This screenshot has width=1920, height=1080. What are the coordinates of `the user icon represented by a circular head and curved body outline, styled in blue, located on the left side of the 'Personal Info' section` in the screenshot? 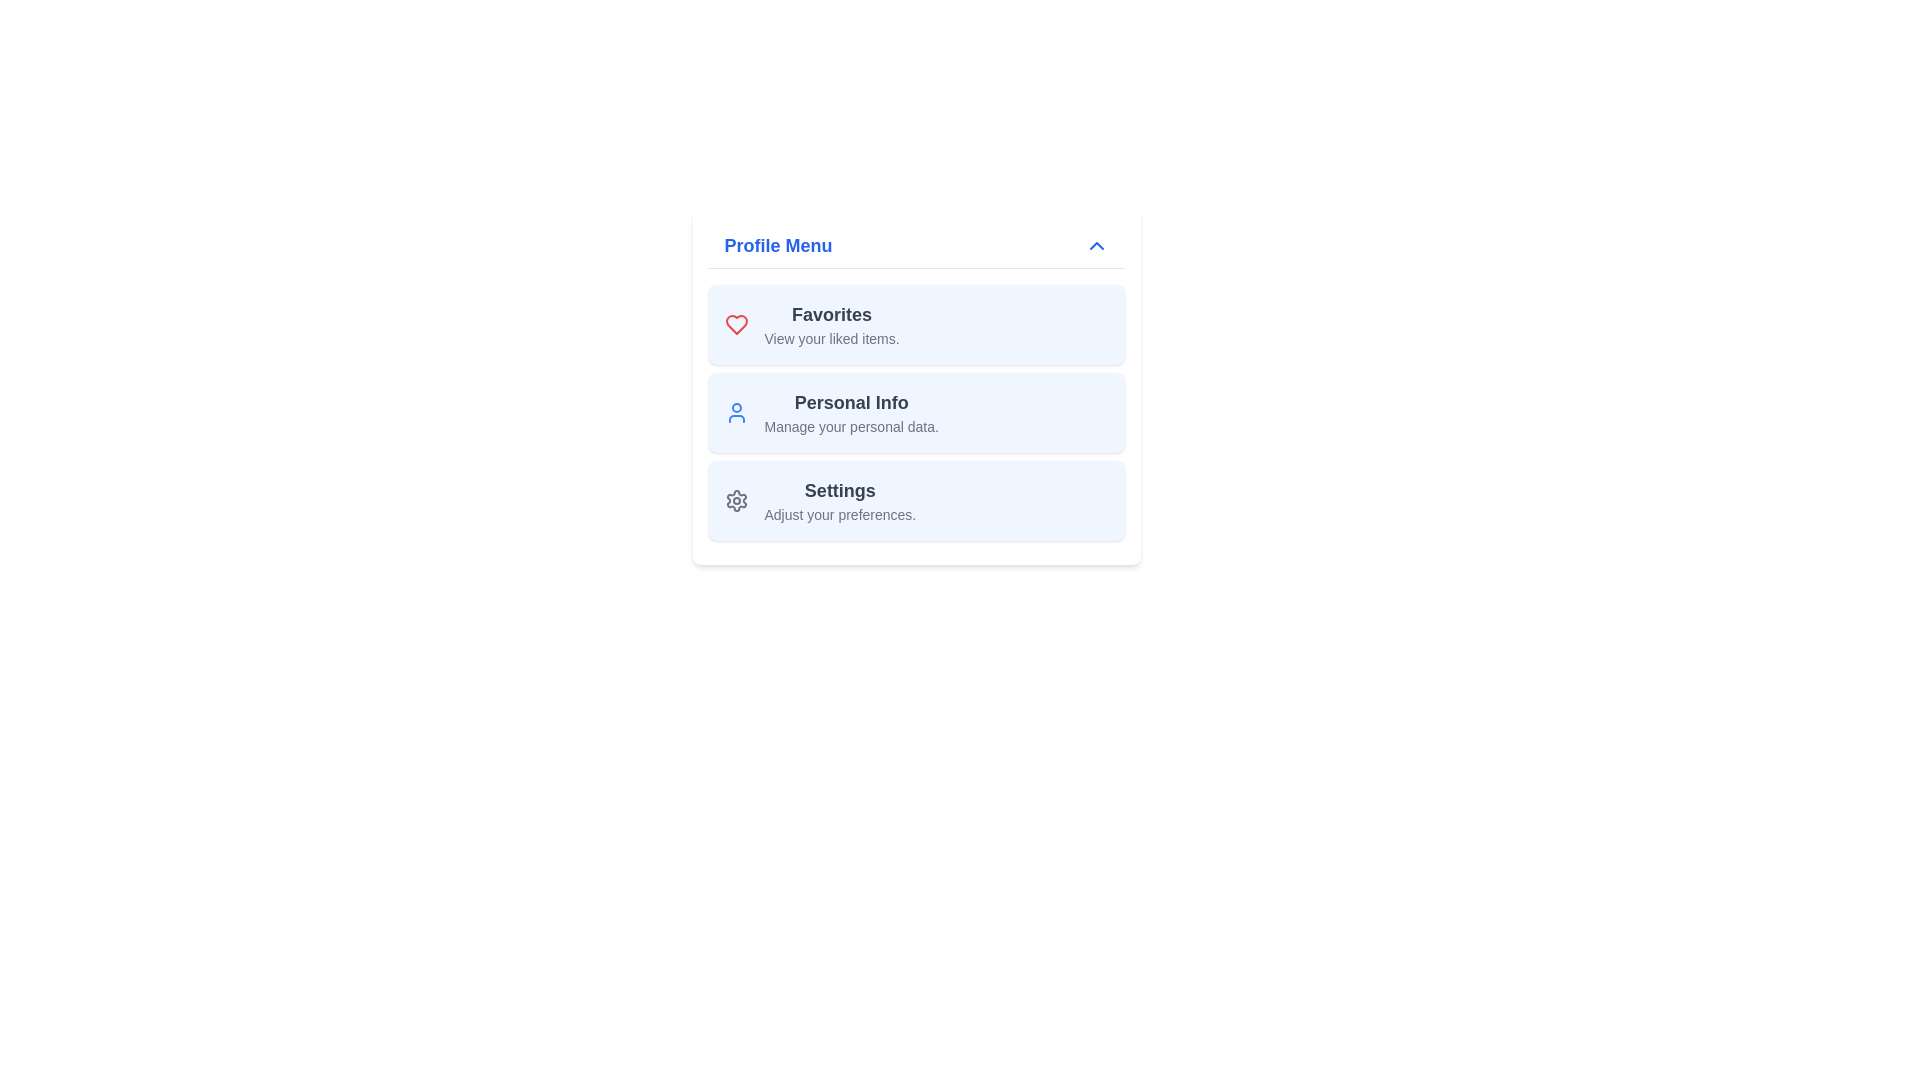 It's located at (735, 411).